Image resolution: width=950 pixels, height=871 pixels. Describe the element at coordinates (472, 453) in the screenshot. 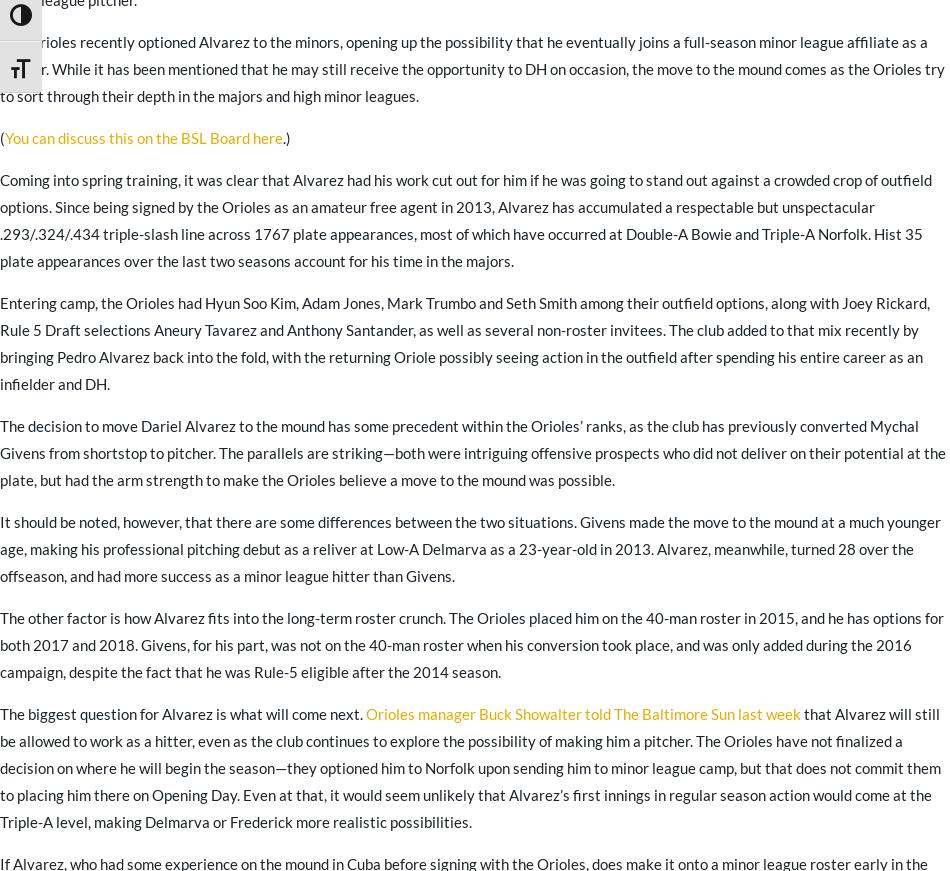

I see `'The decision to move Dariel Alvarez to the mound has some precedent within the Orioles’ ranks, as the club has previously converted Mychal Givens from shortstop to pitcher. The parallels are striking—both were intriguing offensive prospects who did not deliver on their potential at the plate, but had the arm strength to make the Orioles believe a move to the mound was possible.'` at that location.